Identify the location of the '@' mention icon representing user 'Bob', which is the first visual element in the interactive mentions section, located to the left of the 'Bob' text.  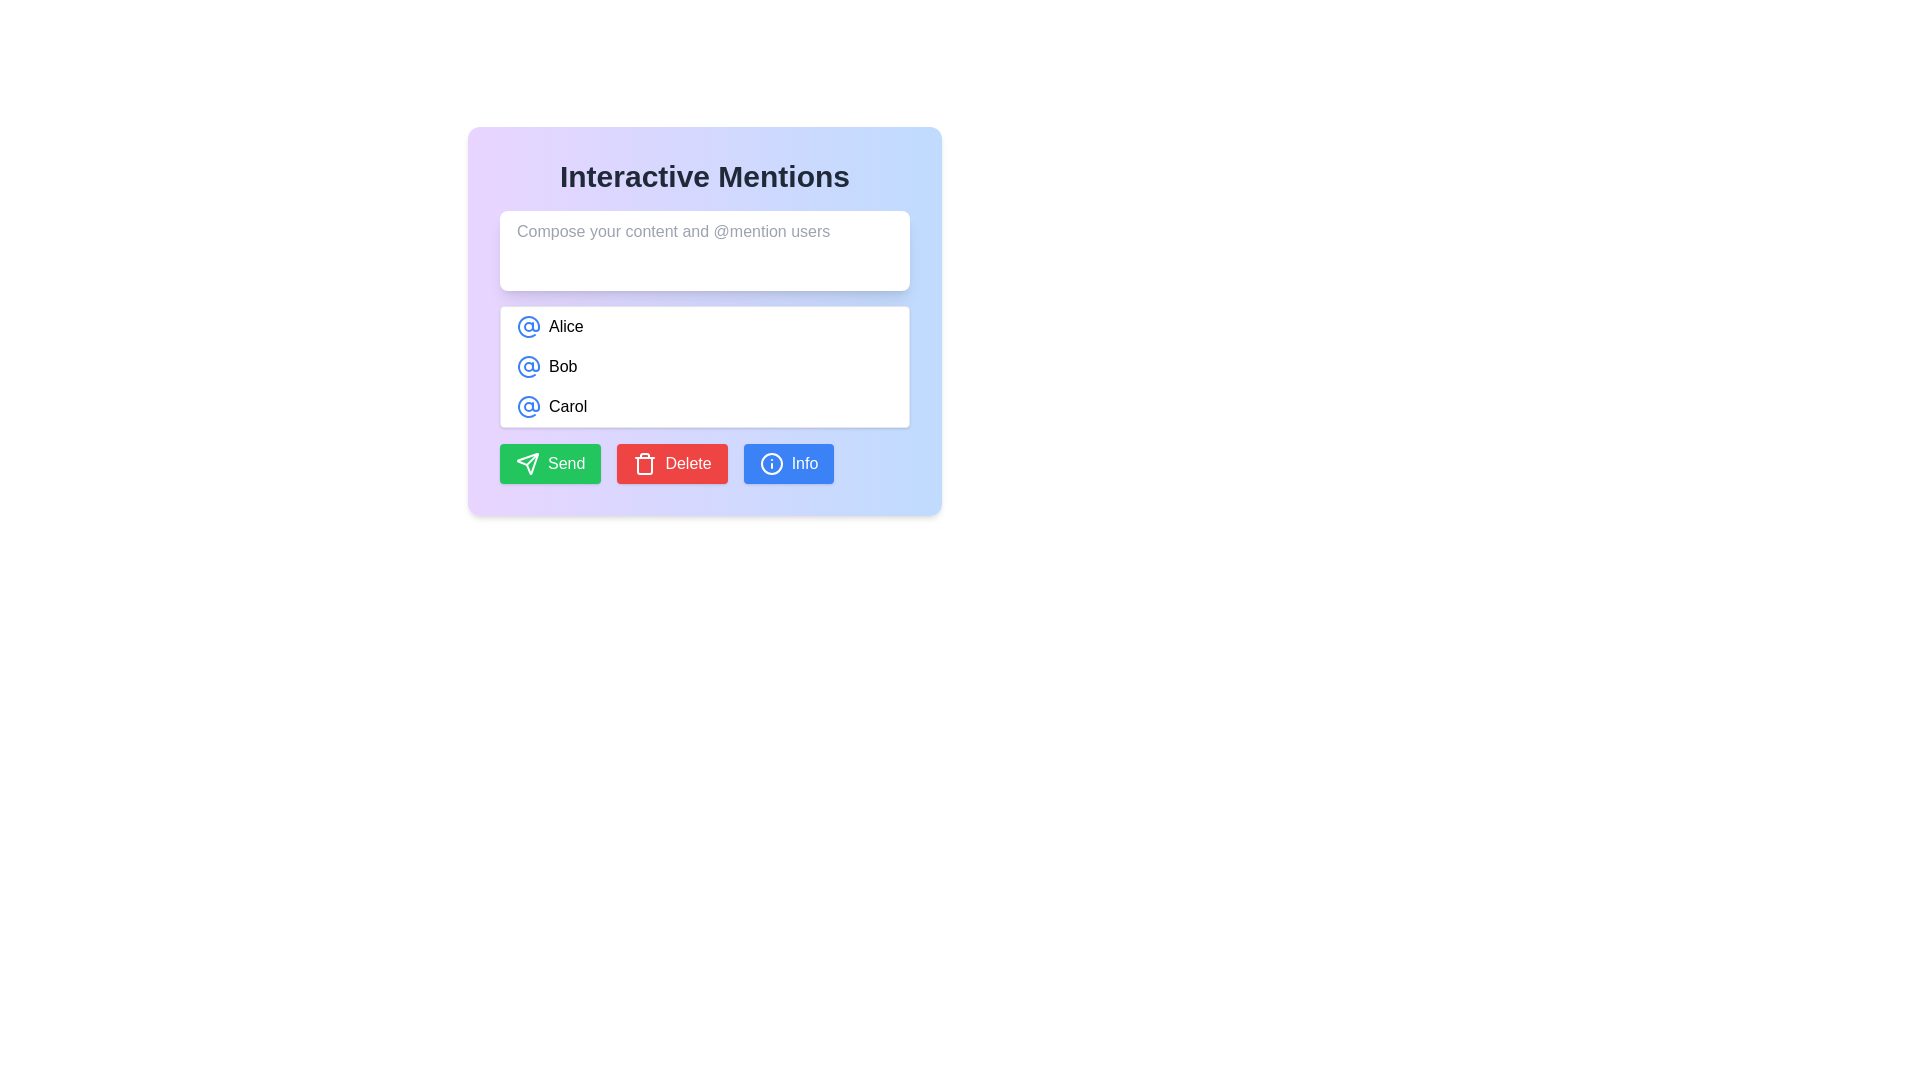
(528, 366).